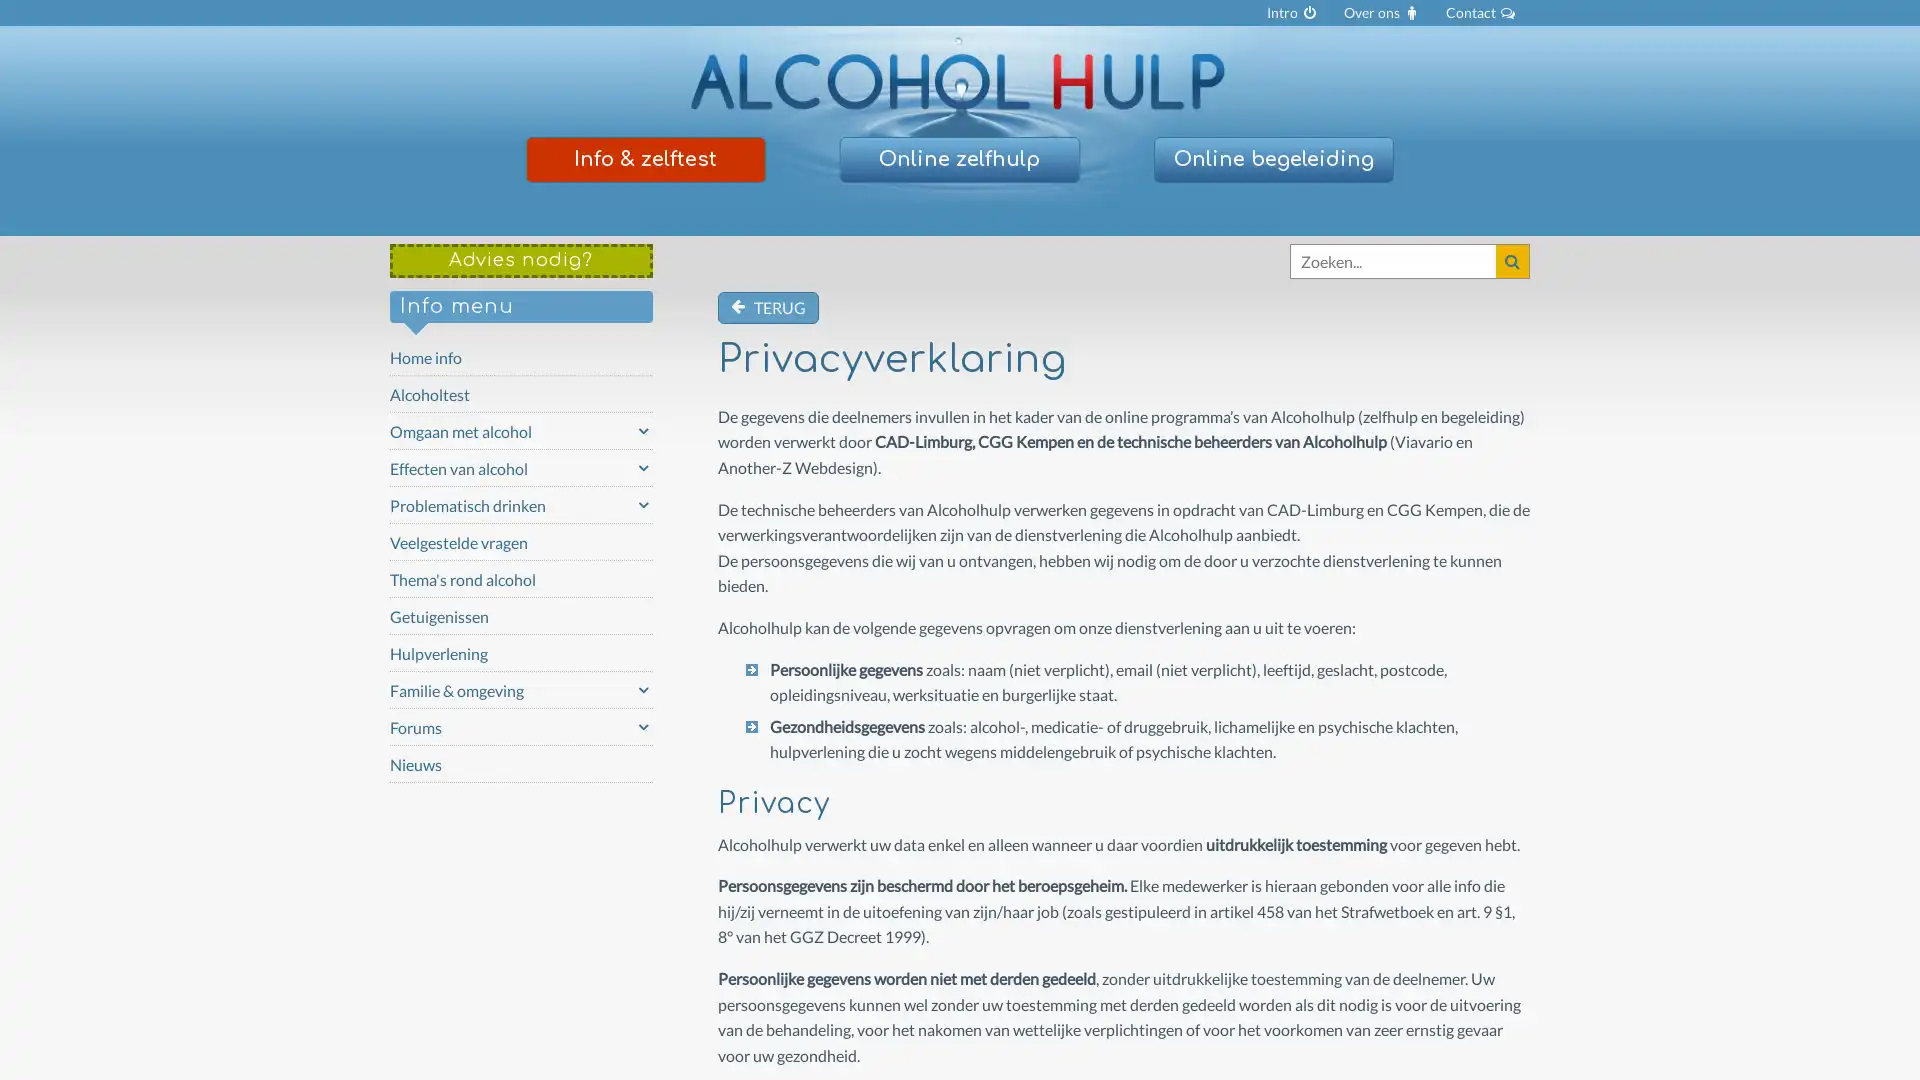 This screenshot has height=1080, width=1920. Describe the element at coordinates (644, 158) in the screenshot. I see `Info & zelftest` at that location.